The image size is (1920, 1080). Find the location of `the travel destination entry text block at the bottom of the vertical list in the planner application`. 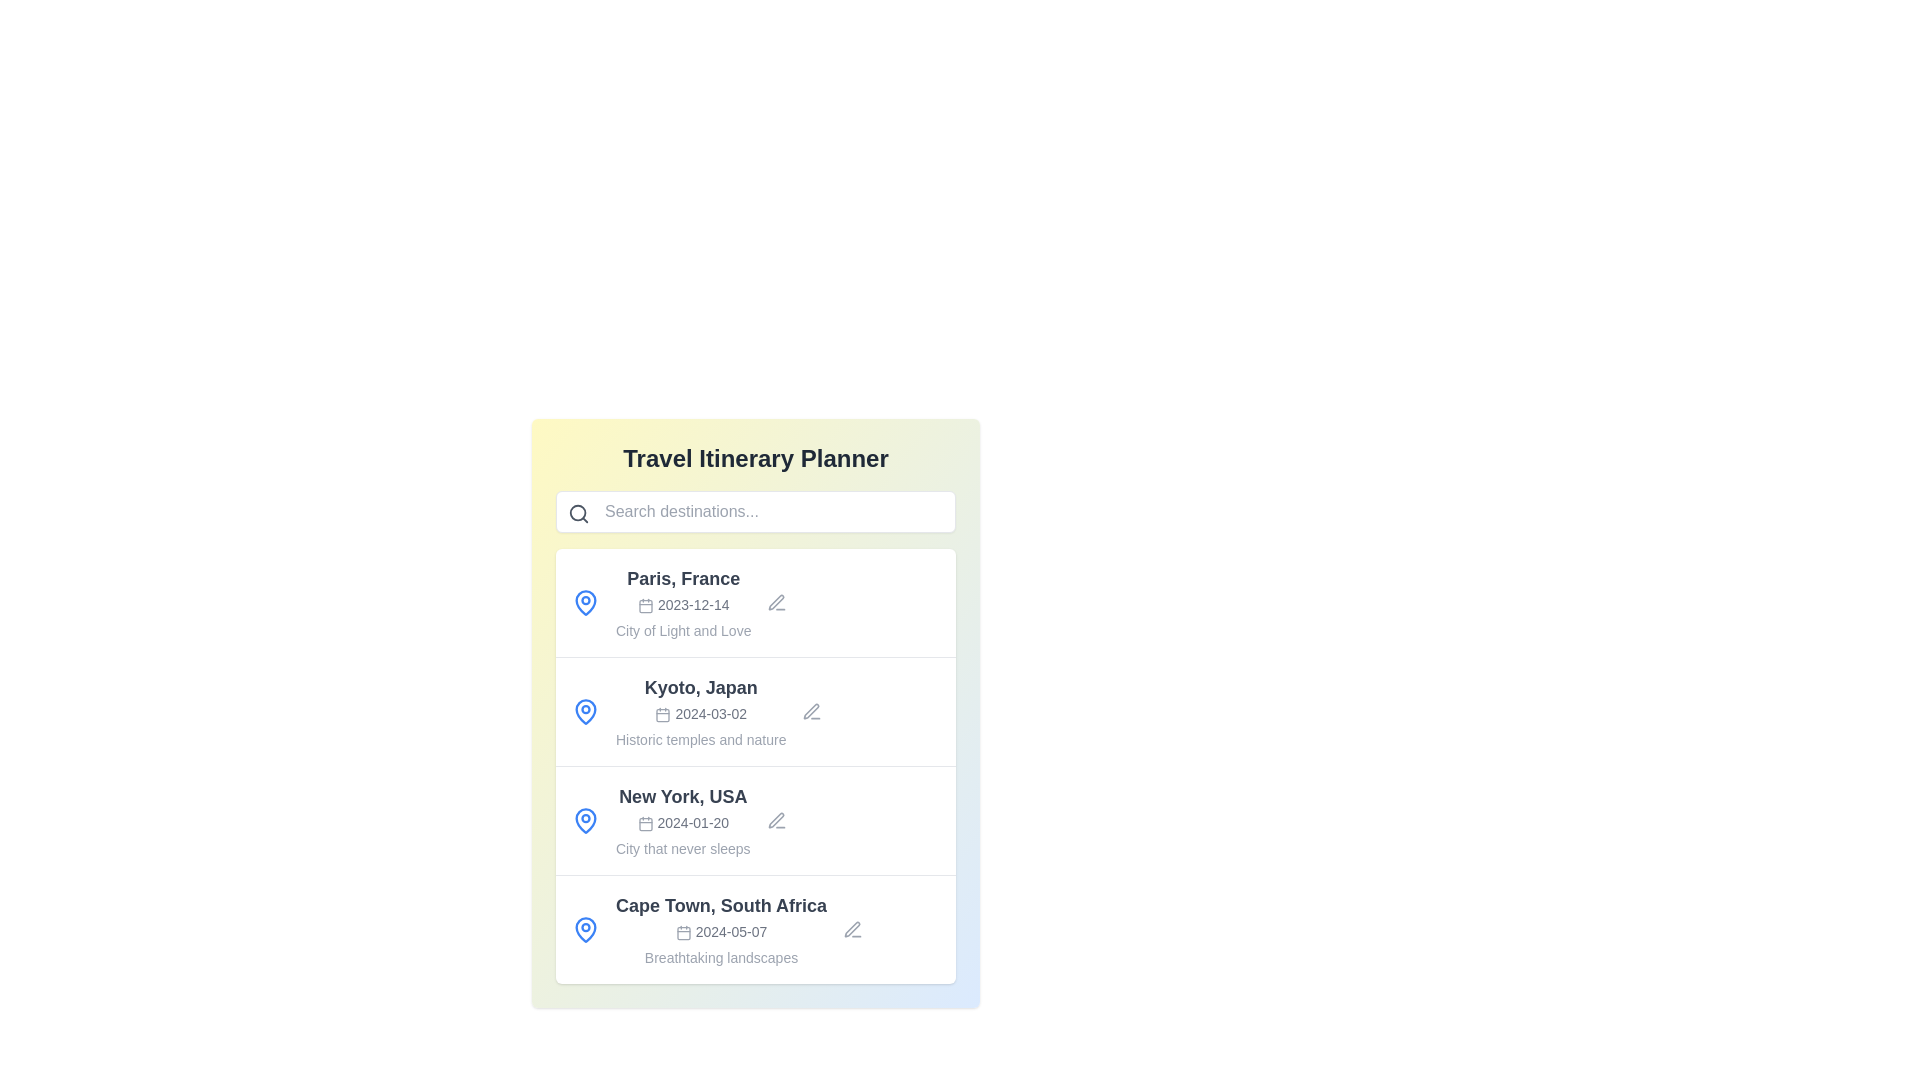

the travel destination entry text block at the bottom of the vertical list in the planner application is located at coordinates (720, 929).